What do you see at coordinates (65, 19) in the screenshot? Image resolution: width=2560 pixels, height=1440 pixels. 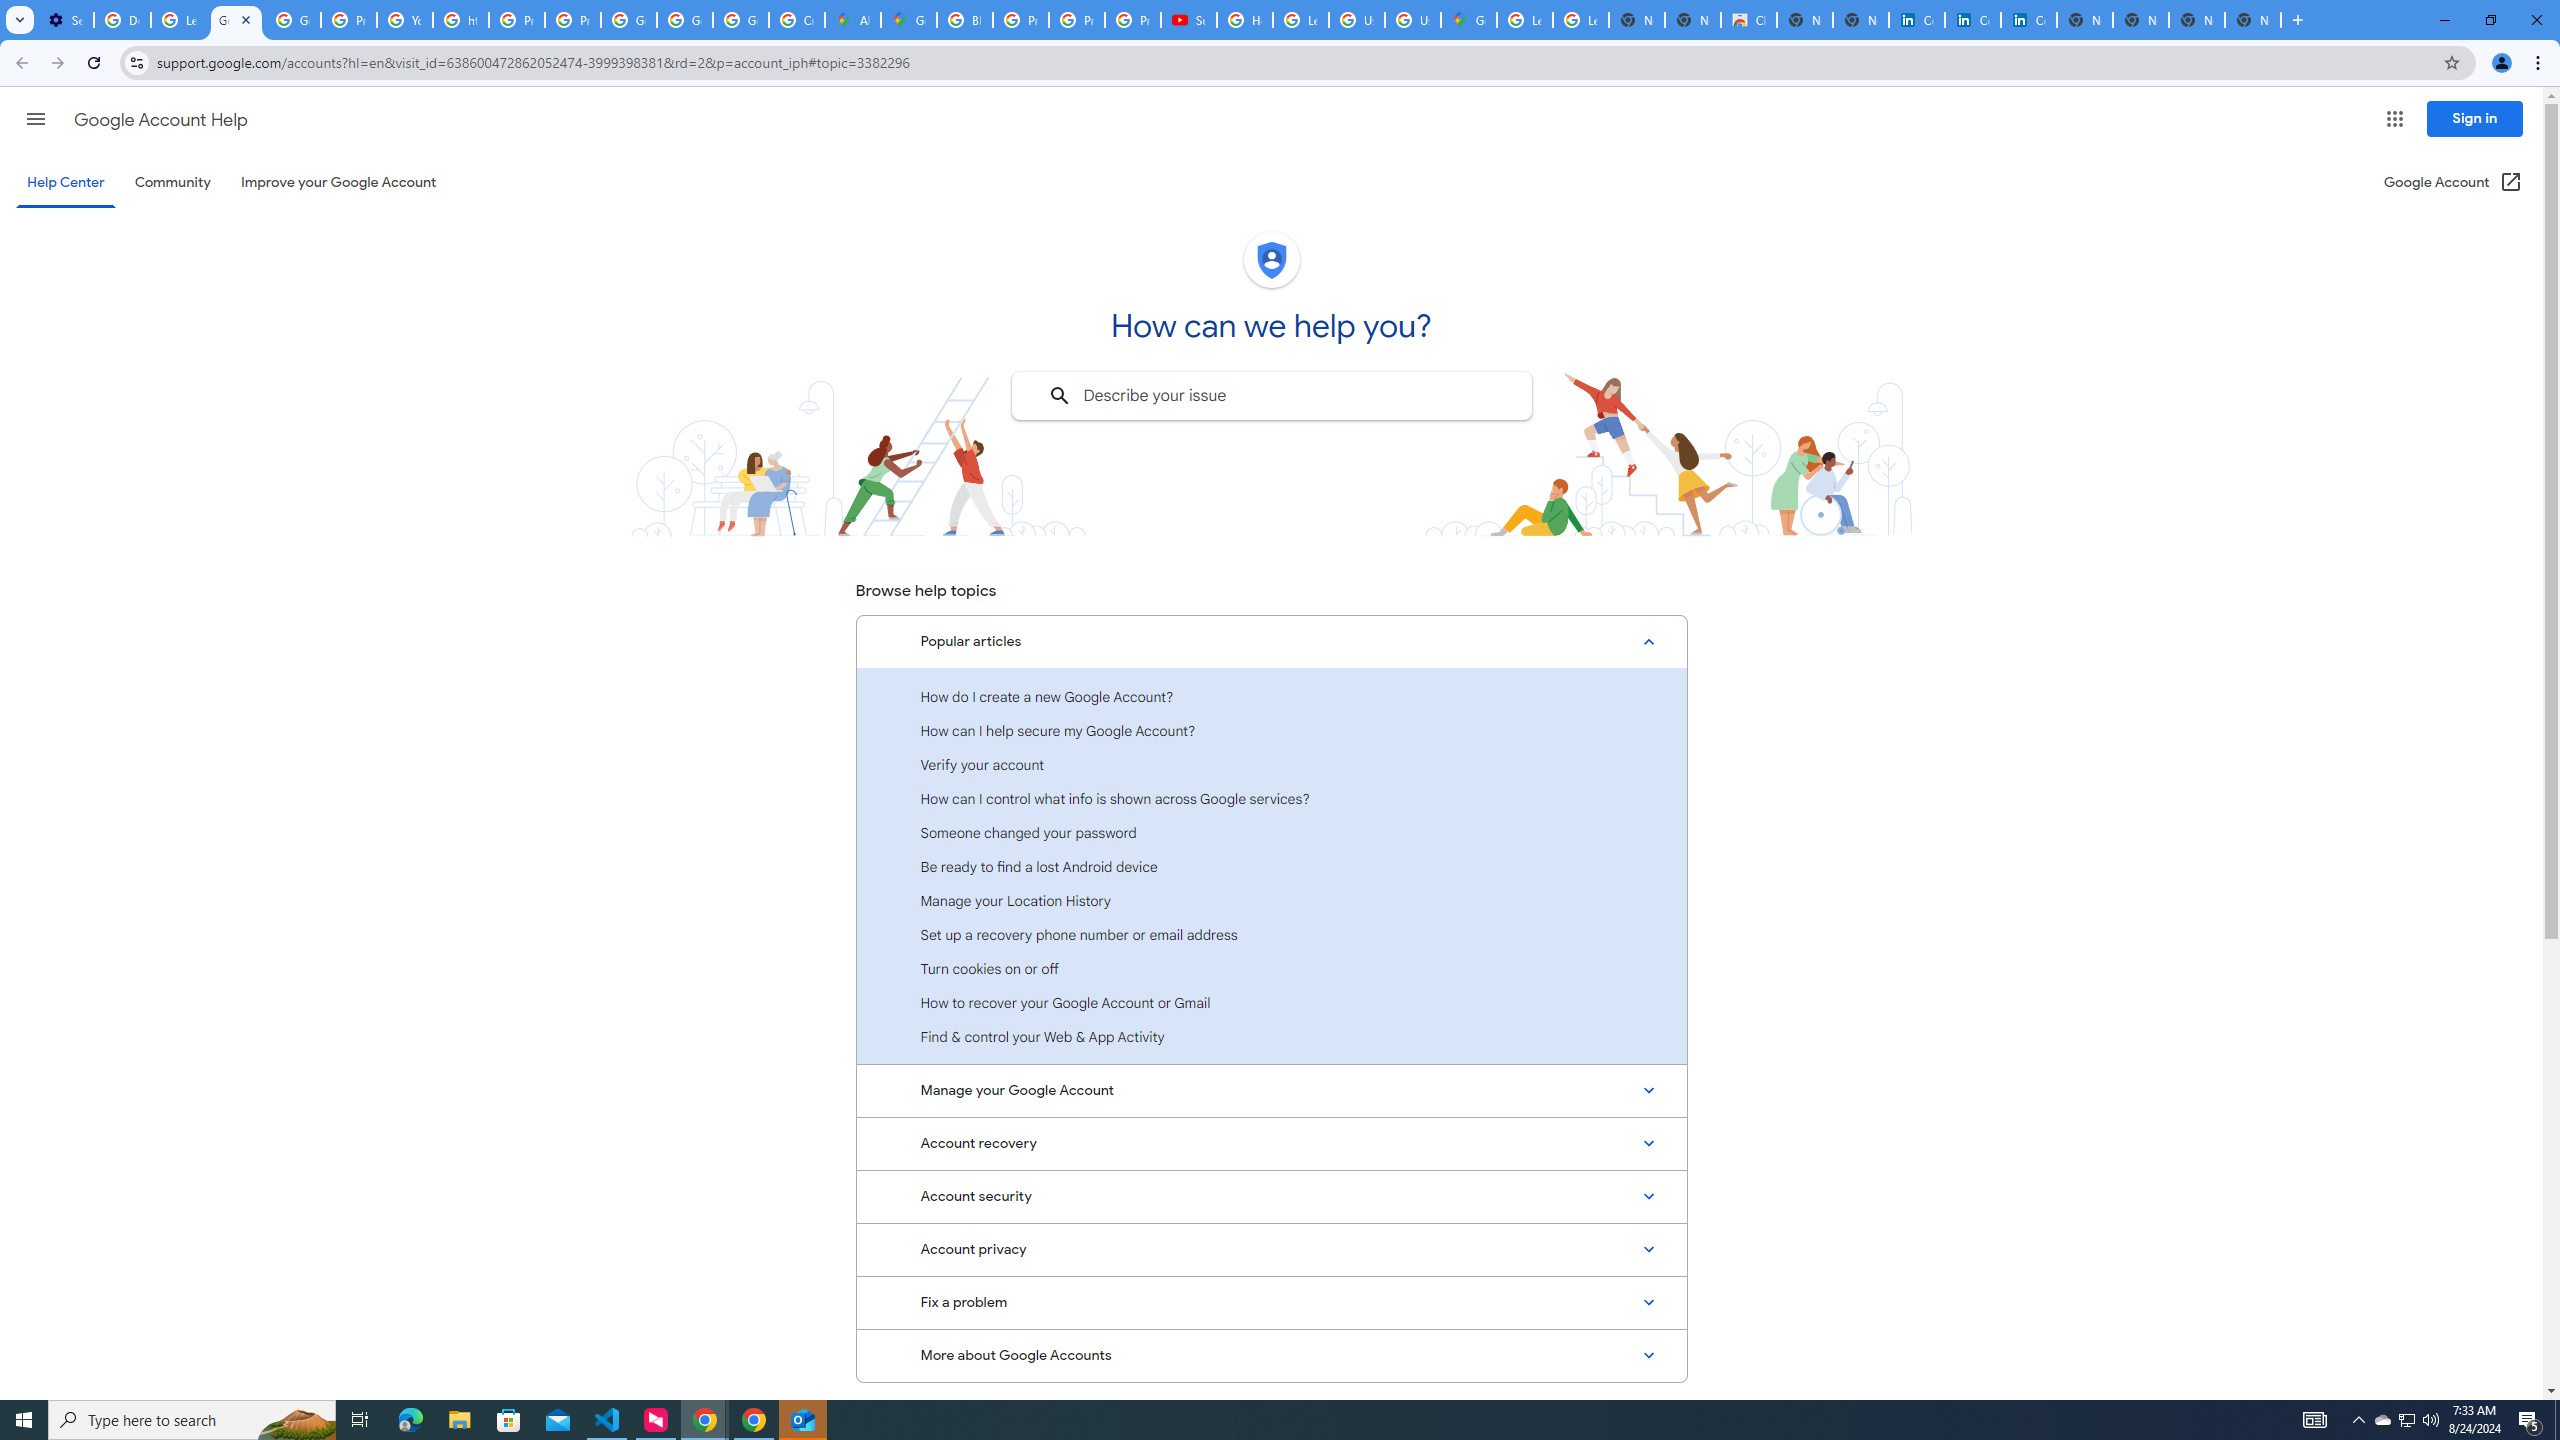 I see `'Settings - Customize profile'` at bounding box center [65, 19].